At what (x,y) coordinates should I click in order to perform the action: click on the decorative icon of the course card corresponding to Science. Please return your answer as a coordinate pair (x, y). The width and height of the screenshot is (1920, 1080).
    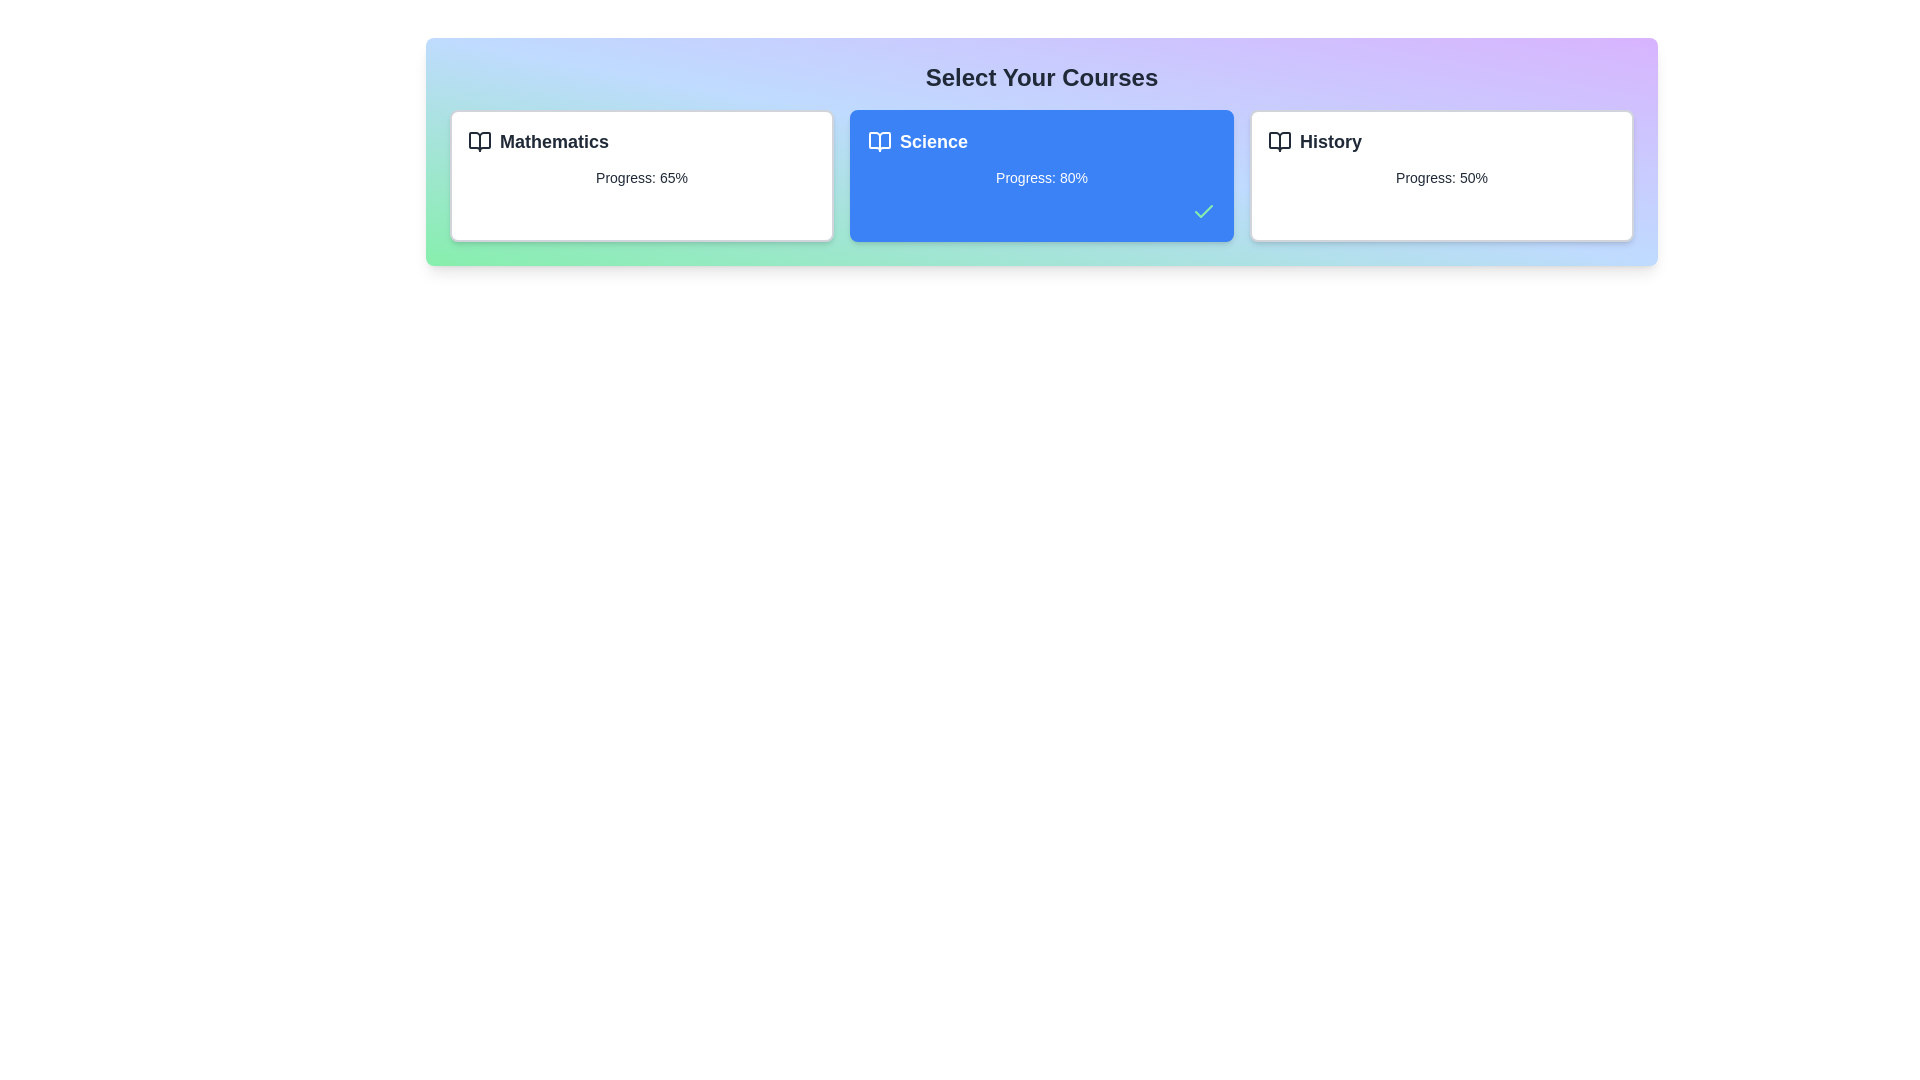
    Looking at the image, I should click on (879, 141).